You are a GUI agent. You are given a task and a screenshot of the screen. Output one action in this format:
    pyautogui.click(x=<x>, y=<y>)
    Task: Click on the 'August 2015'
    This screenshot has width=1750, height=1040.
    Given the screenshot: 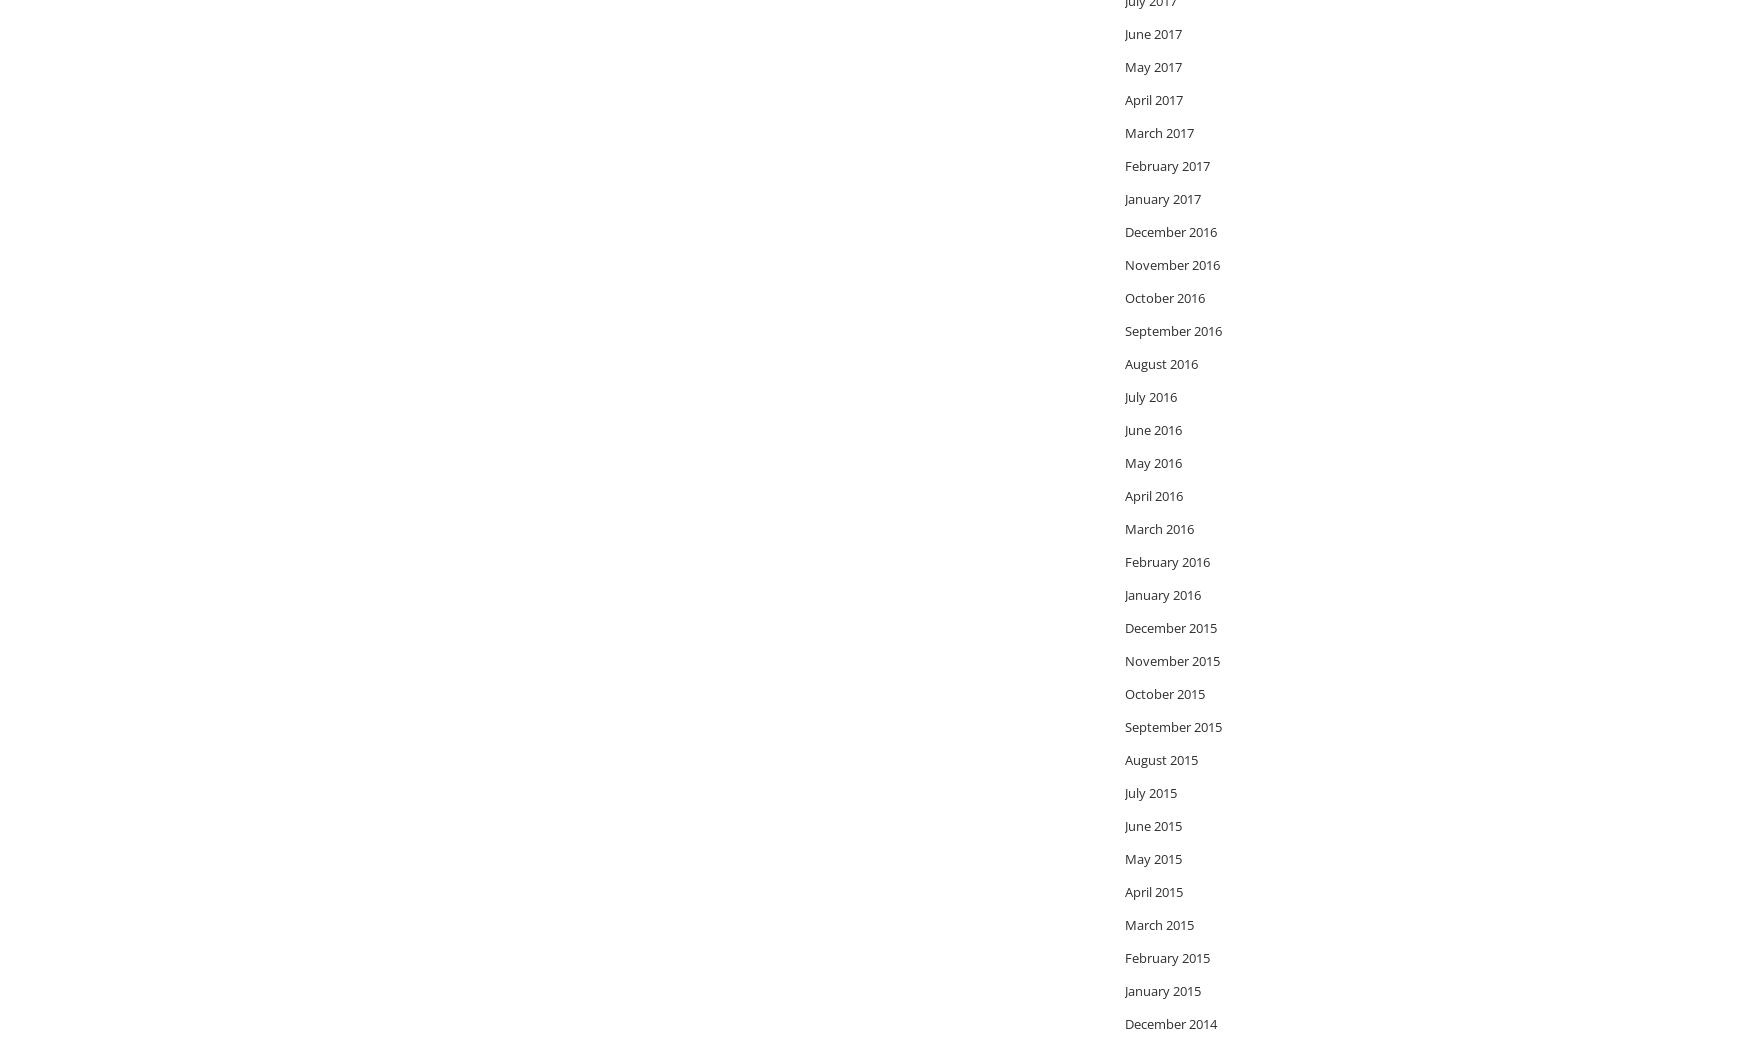 What is the action you would take?
    pyautogui.click(x=1160, y=758)
    